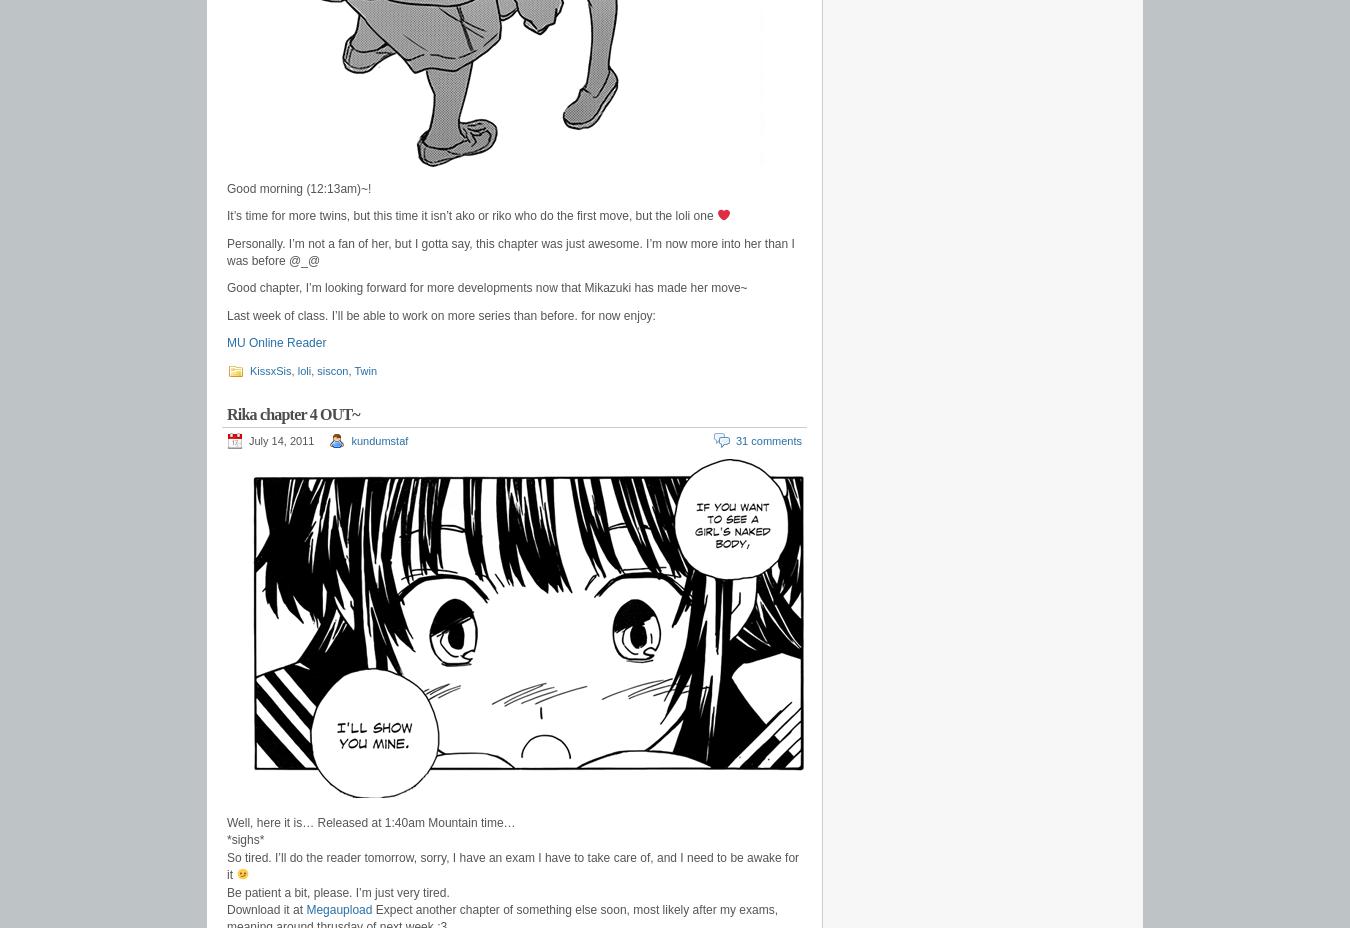  What do you see at coordinates (379, 439) in the screenshot?
I see `'kundumstaf'` at bounding box center [379, 439].